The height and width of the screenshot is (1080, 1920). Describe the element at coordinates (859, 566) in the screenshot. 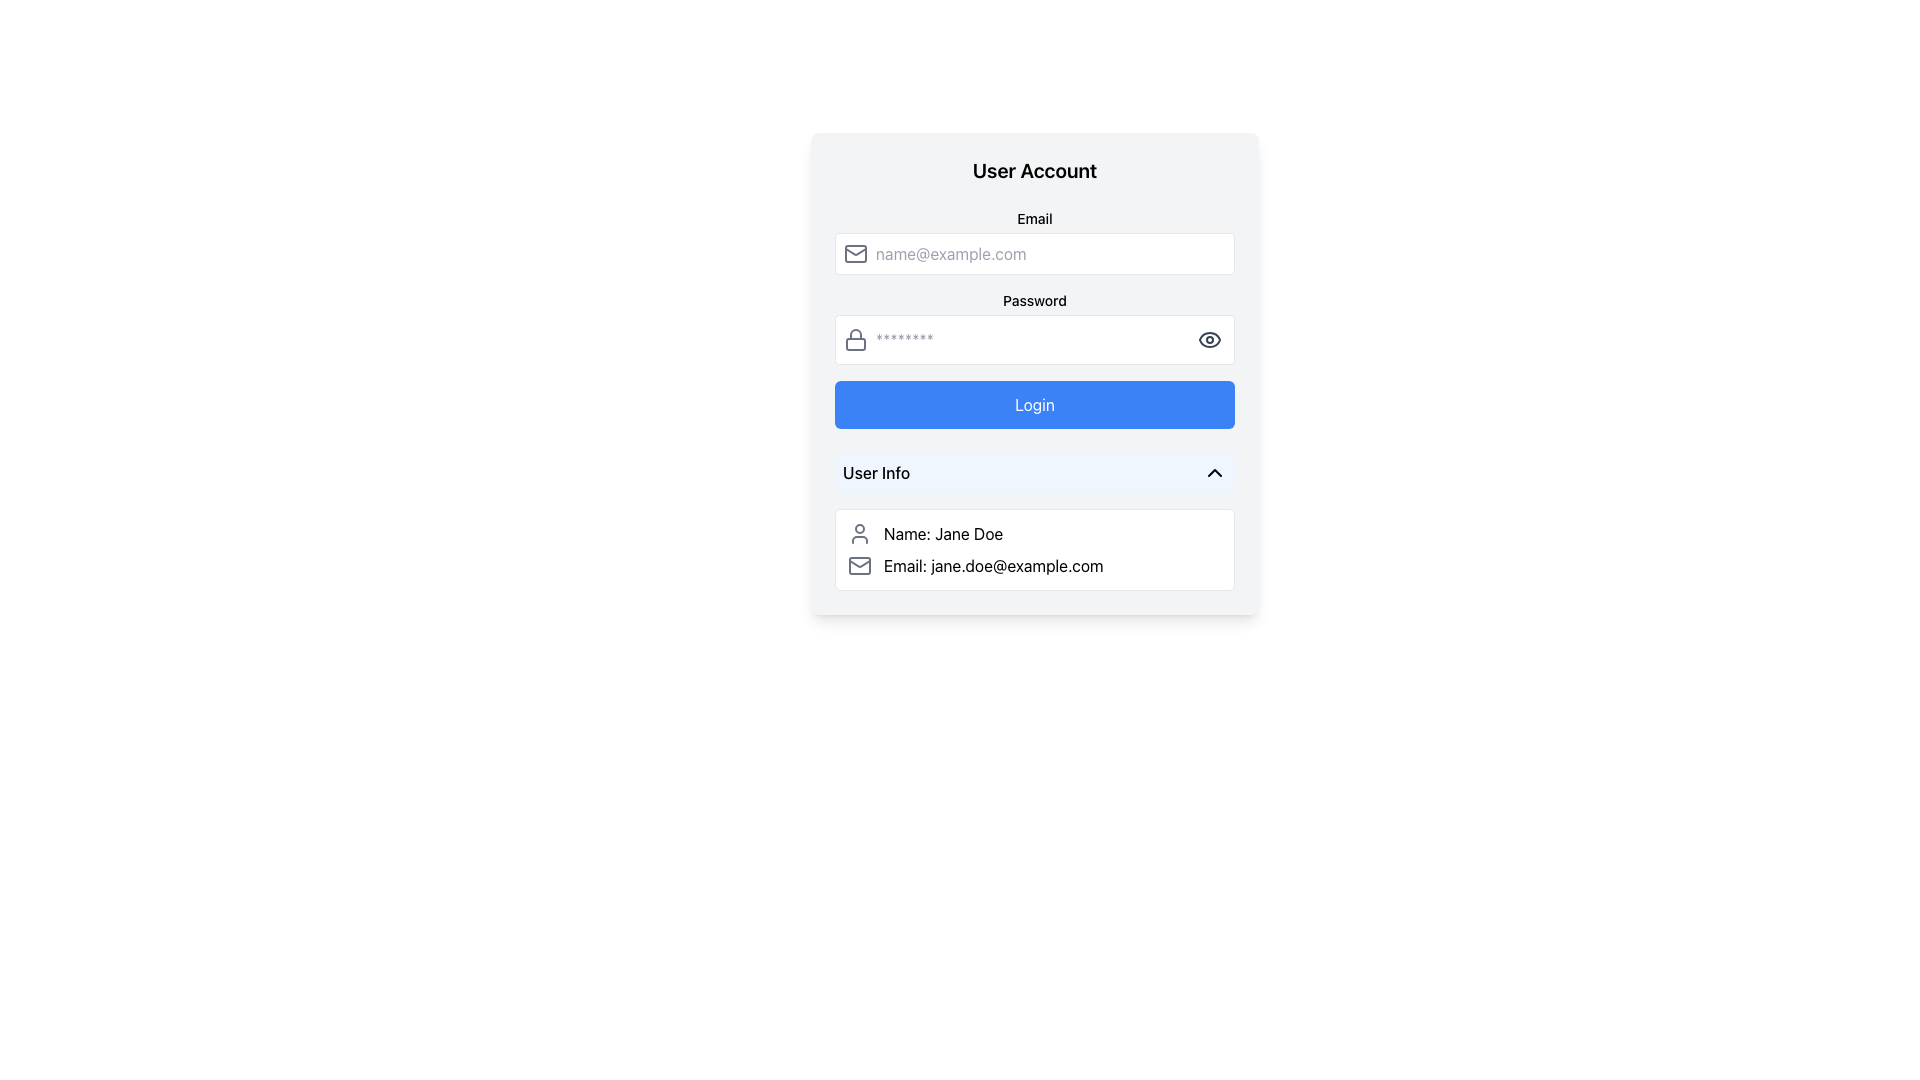

I see `the decorative email icon located to the left of the text 'Email: jane.doe@example.com' in the 'User Info' section` at that location.